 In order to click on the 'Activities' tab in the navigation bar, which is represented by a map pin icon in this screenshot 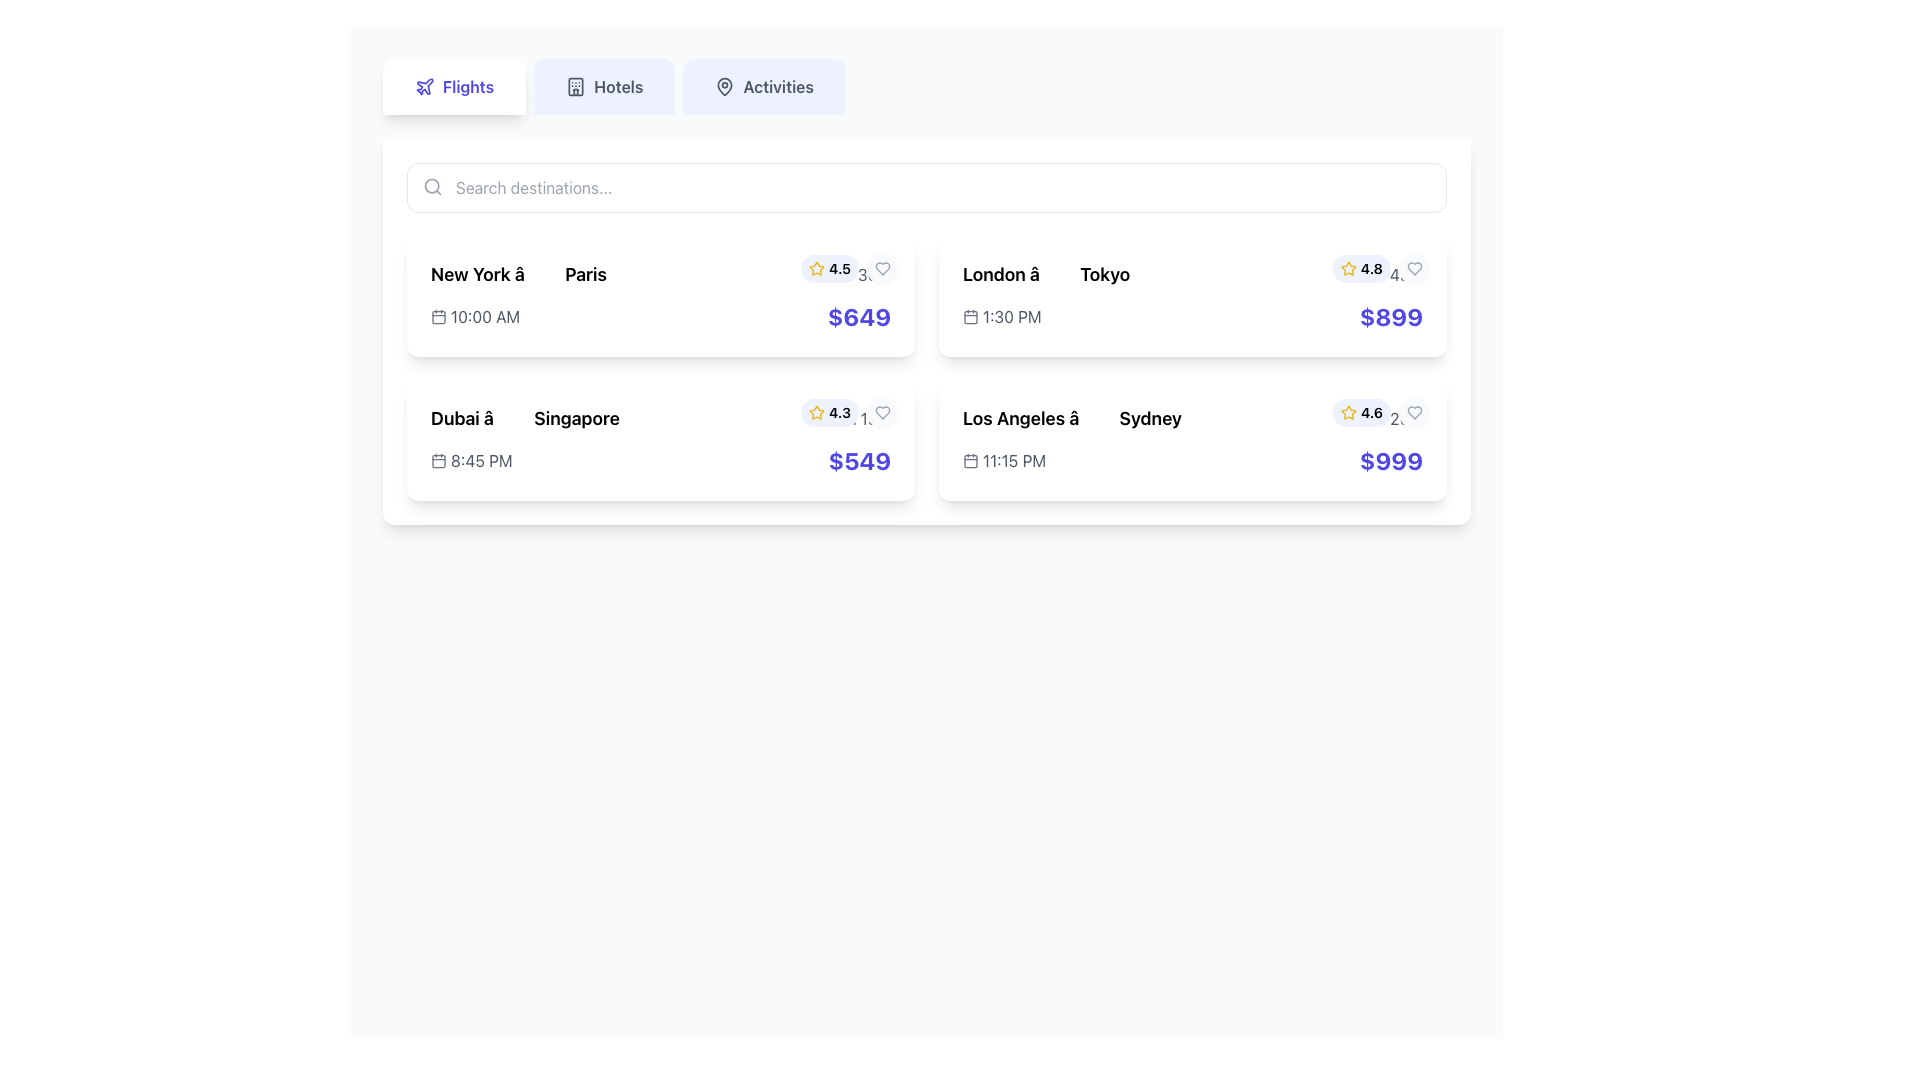, I will do `click(724, 86)`.